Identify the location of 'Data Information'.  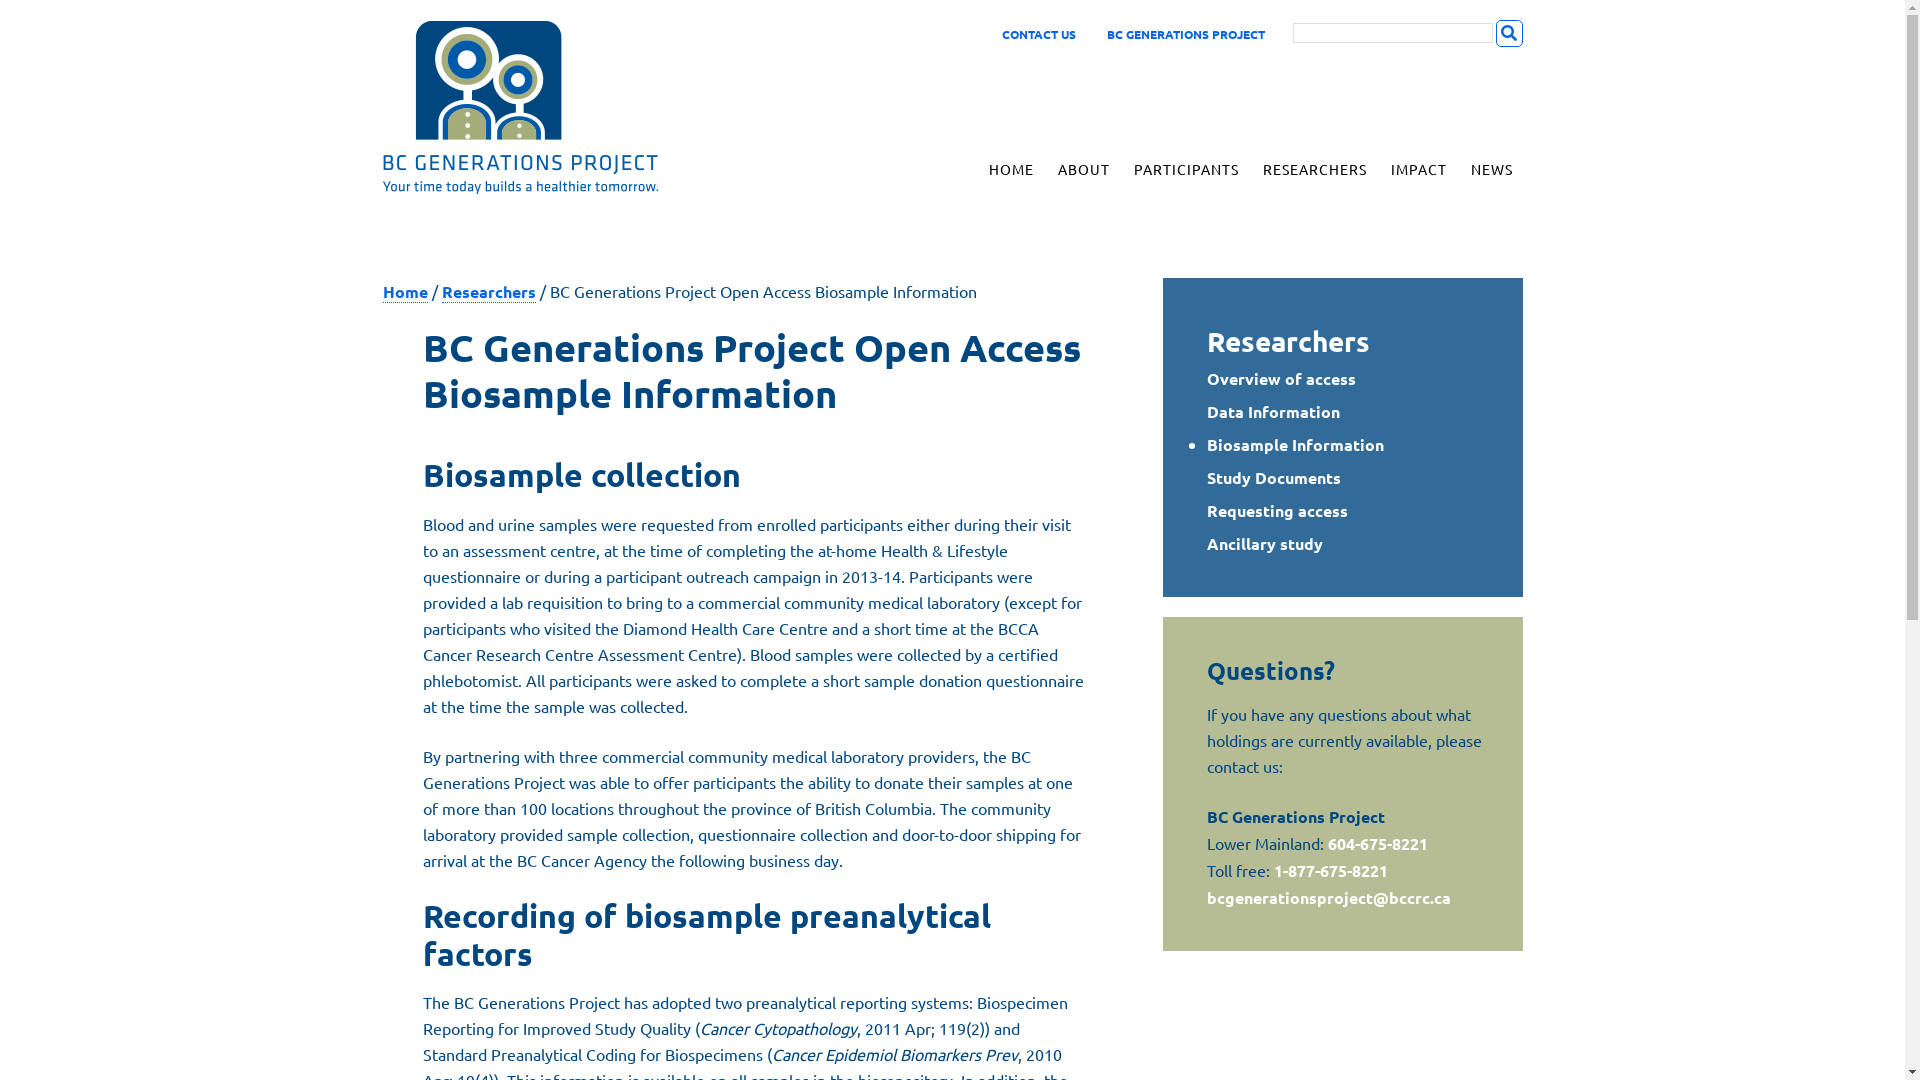
(1272, 409).